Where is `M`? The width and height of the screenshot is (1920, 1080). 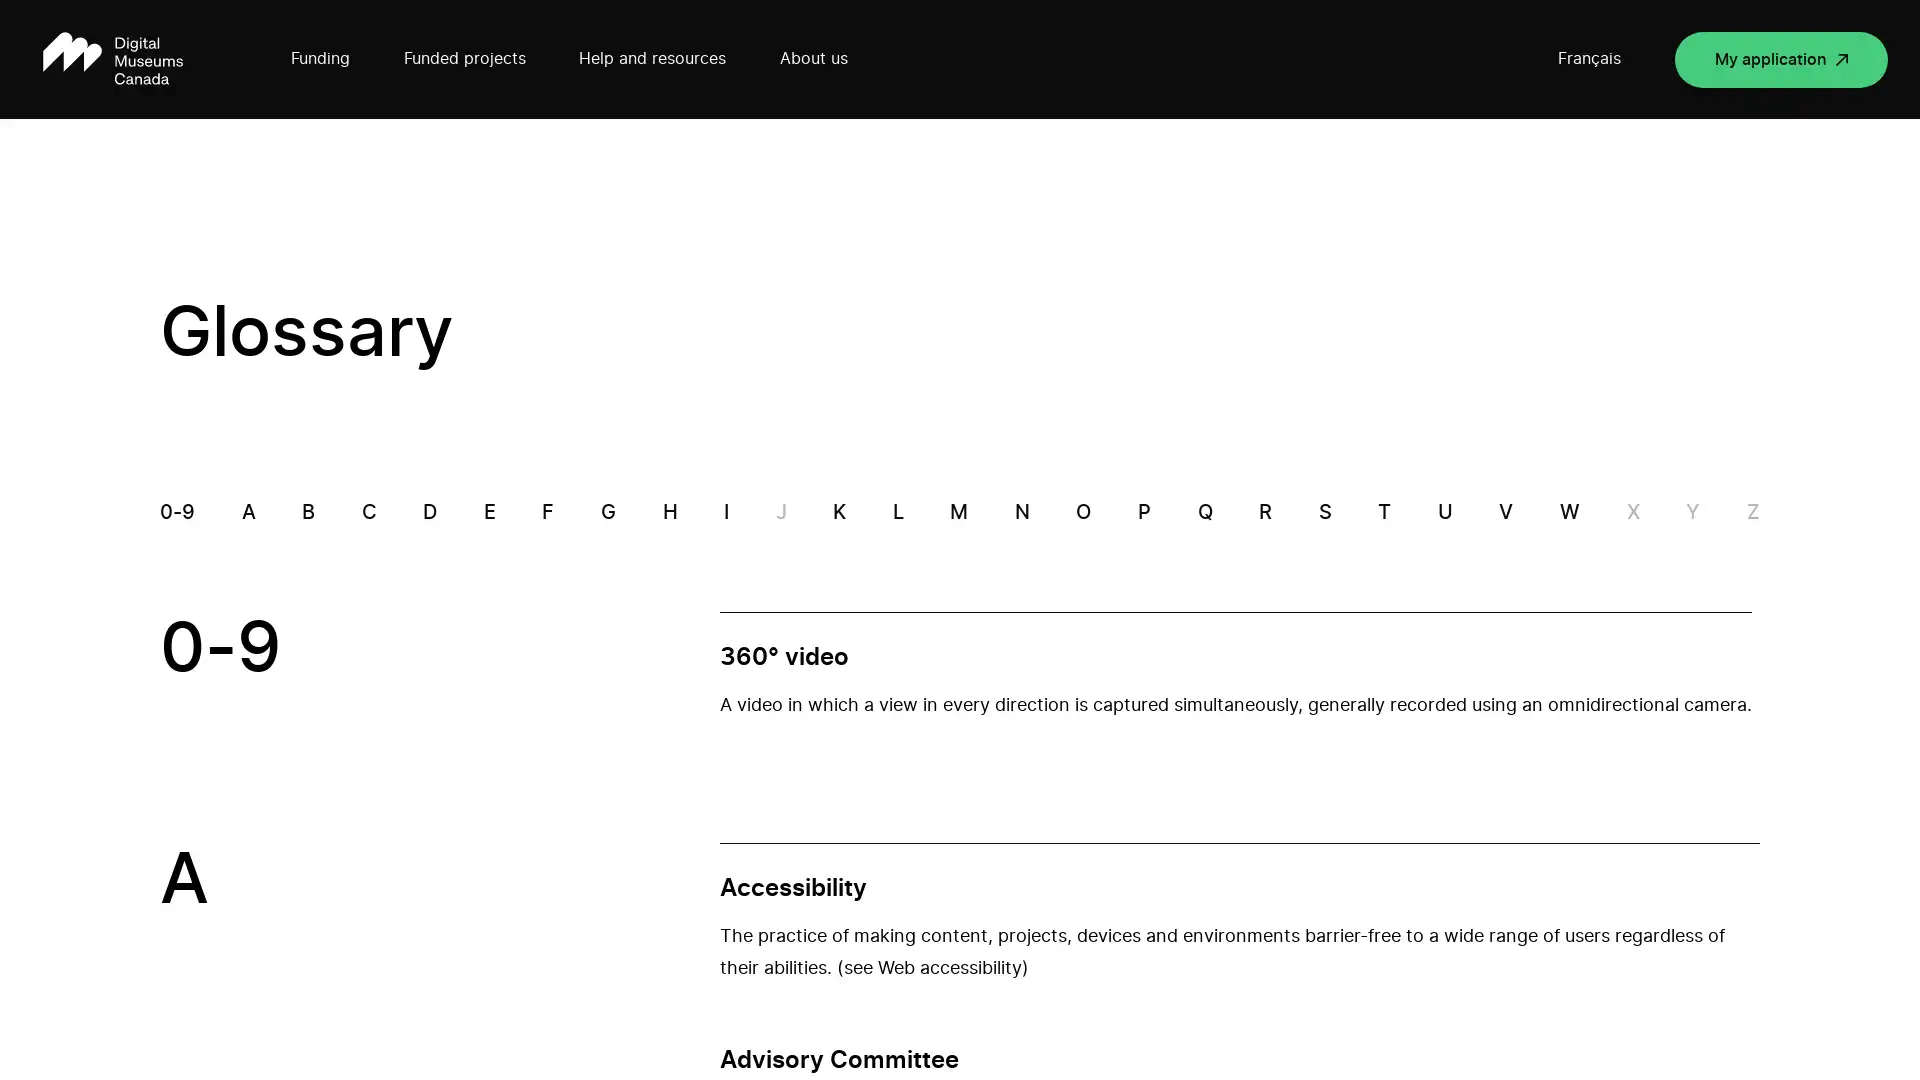
M is located at coordinates (958, 512).